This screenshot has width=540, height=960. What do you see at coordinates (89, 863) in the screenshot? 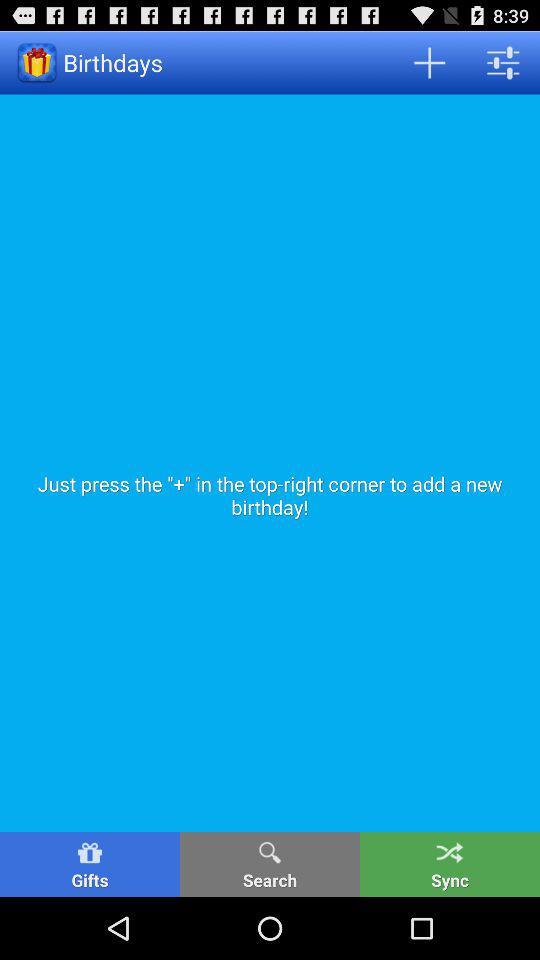
I see `the icon to the left of search icon` at bounding box center [89, 863].